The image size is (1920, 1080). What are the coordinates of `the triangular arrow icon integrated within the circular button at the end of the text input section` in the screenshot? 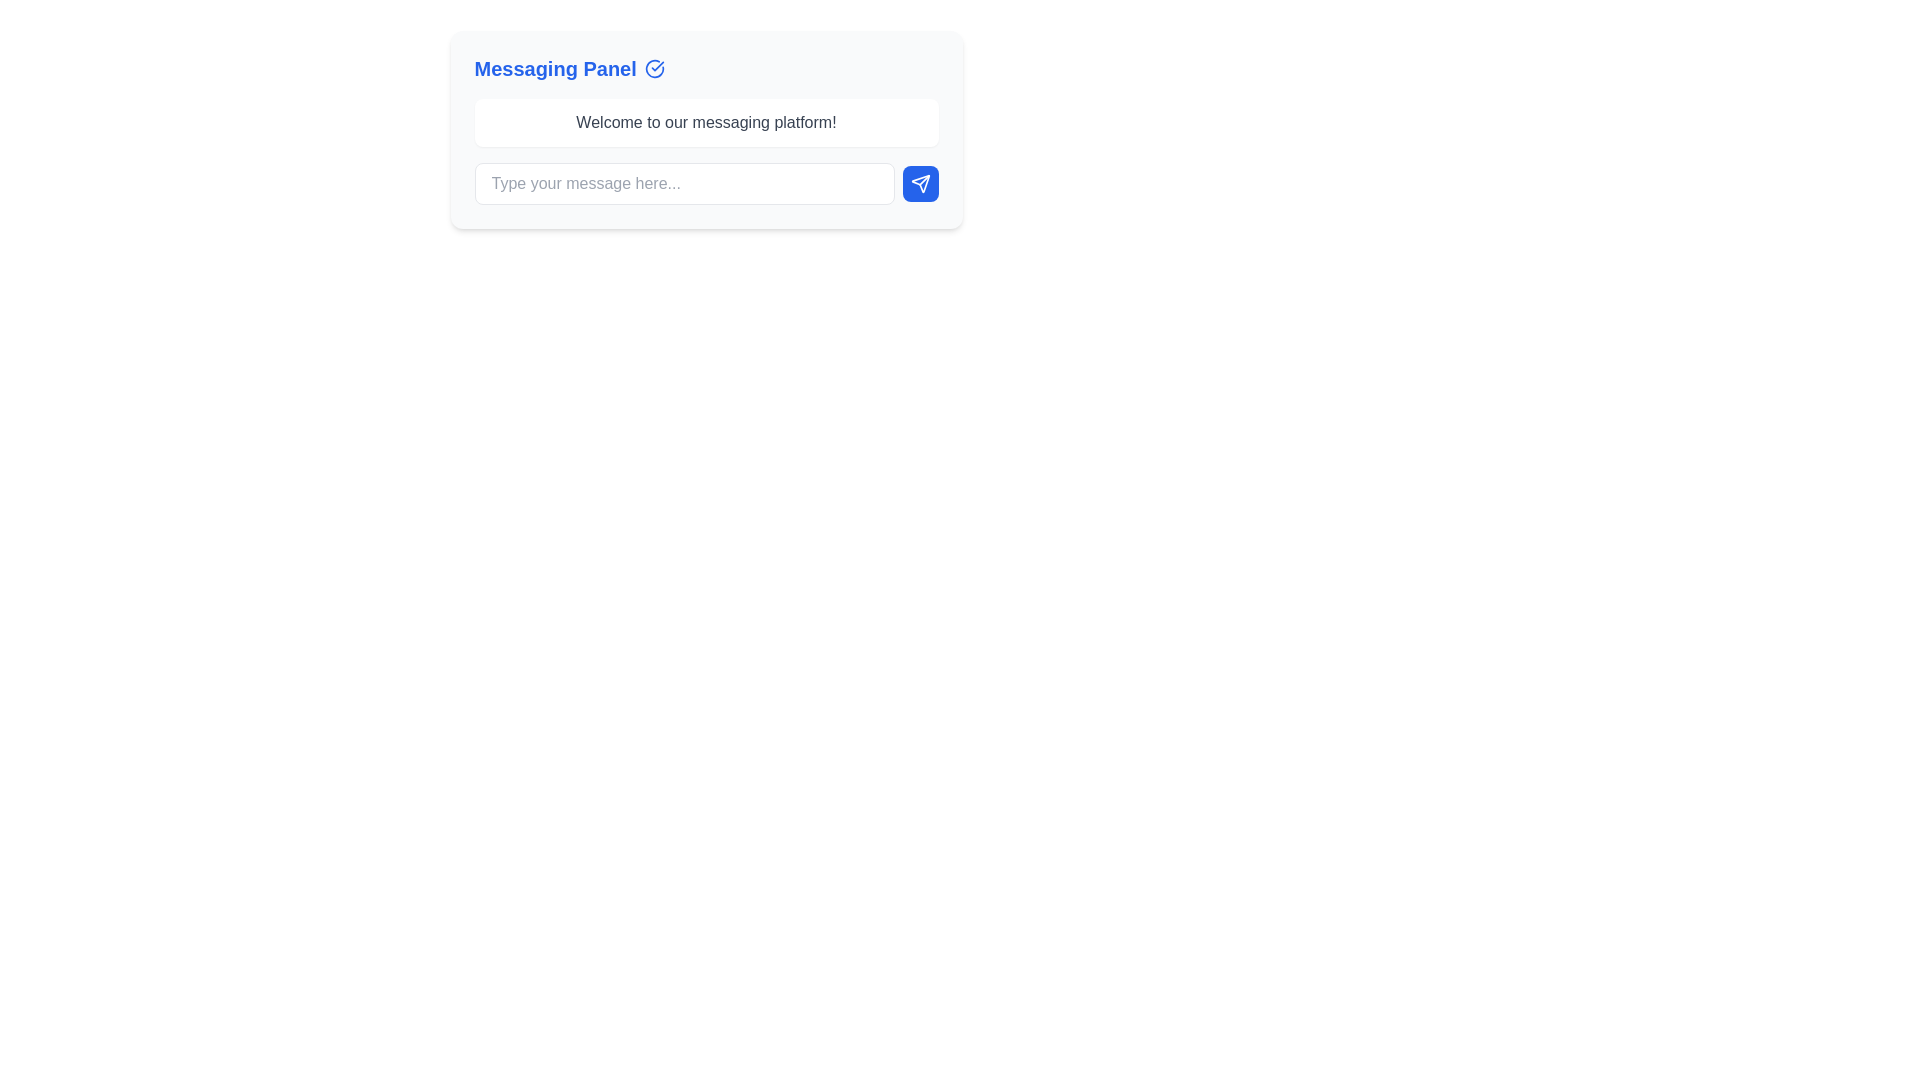 It's located at (919, 184).